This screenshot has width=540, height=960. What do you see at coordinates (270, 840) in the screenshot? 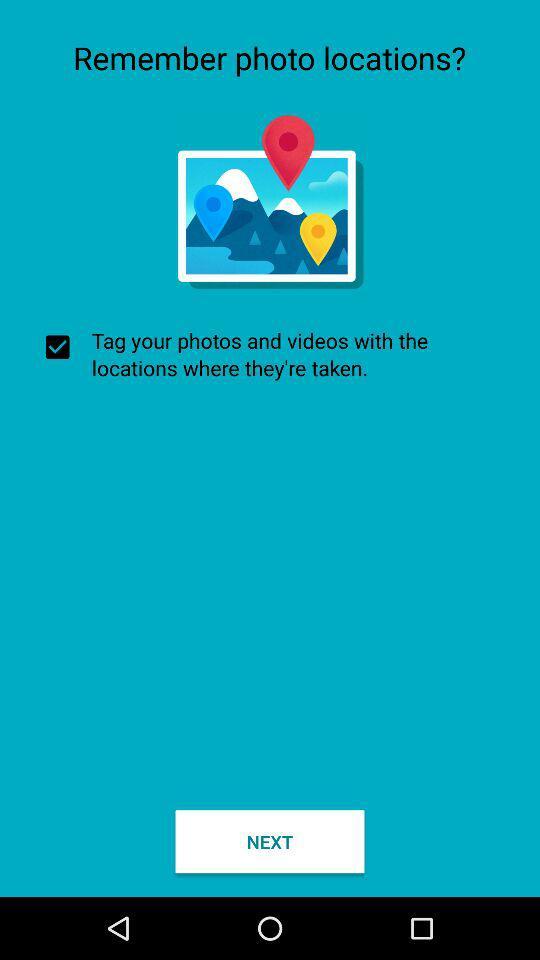
I see `the next icon` at bounding box center [270, 840].